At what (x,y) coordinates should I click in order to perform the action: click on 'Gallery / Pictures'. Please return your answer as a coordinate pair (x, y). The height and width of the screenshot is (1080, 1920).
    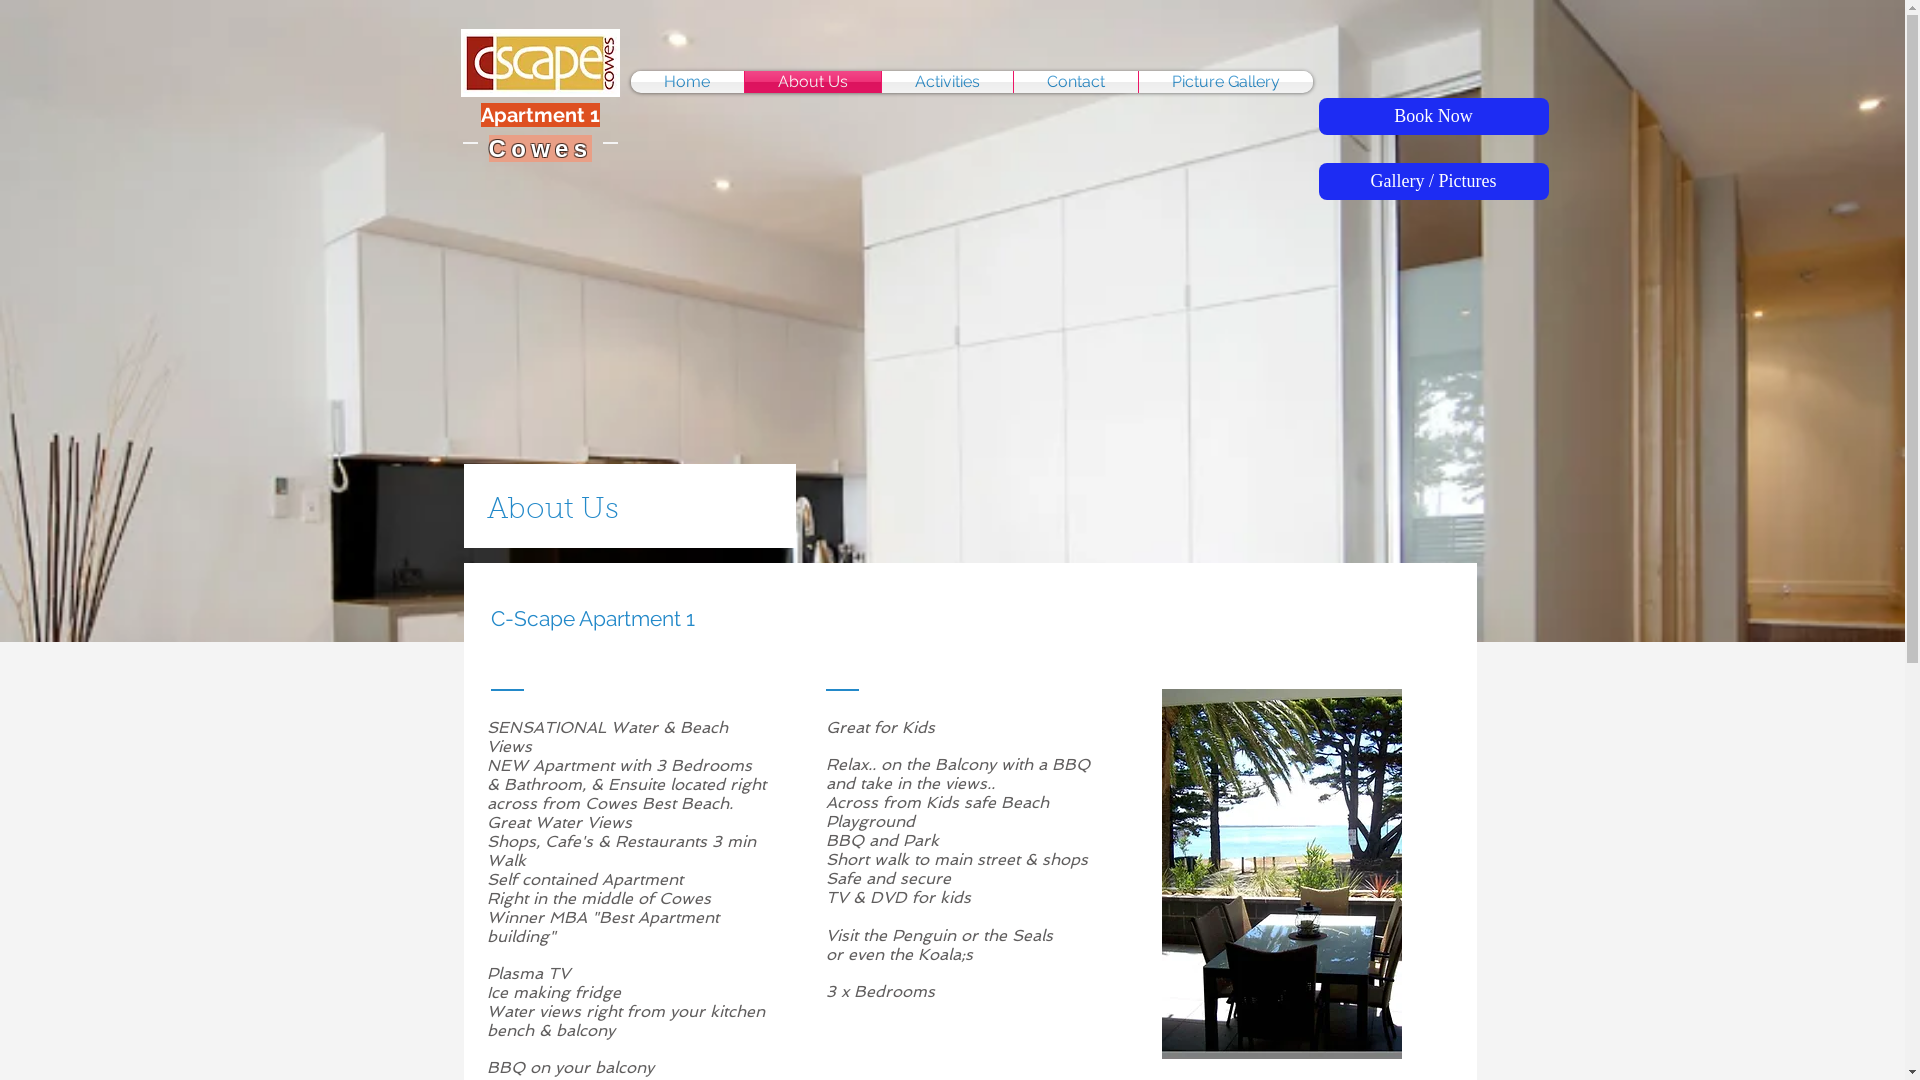
    Looking at the image, I should click on (1432, 181).